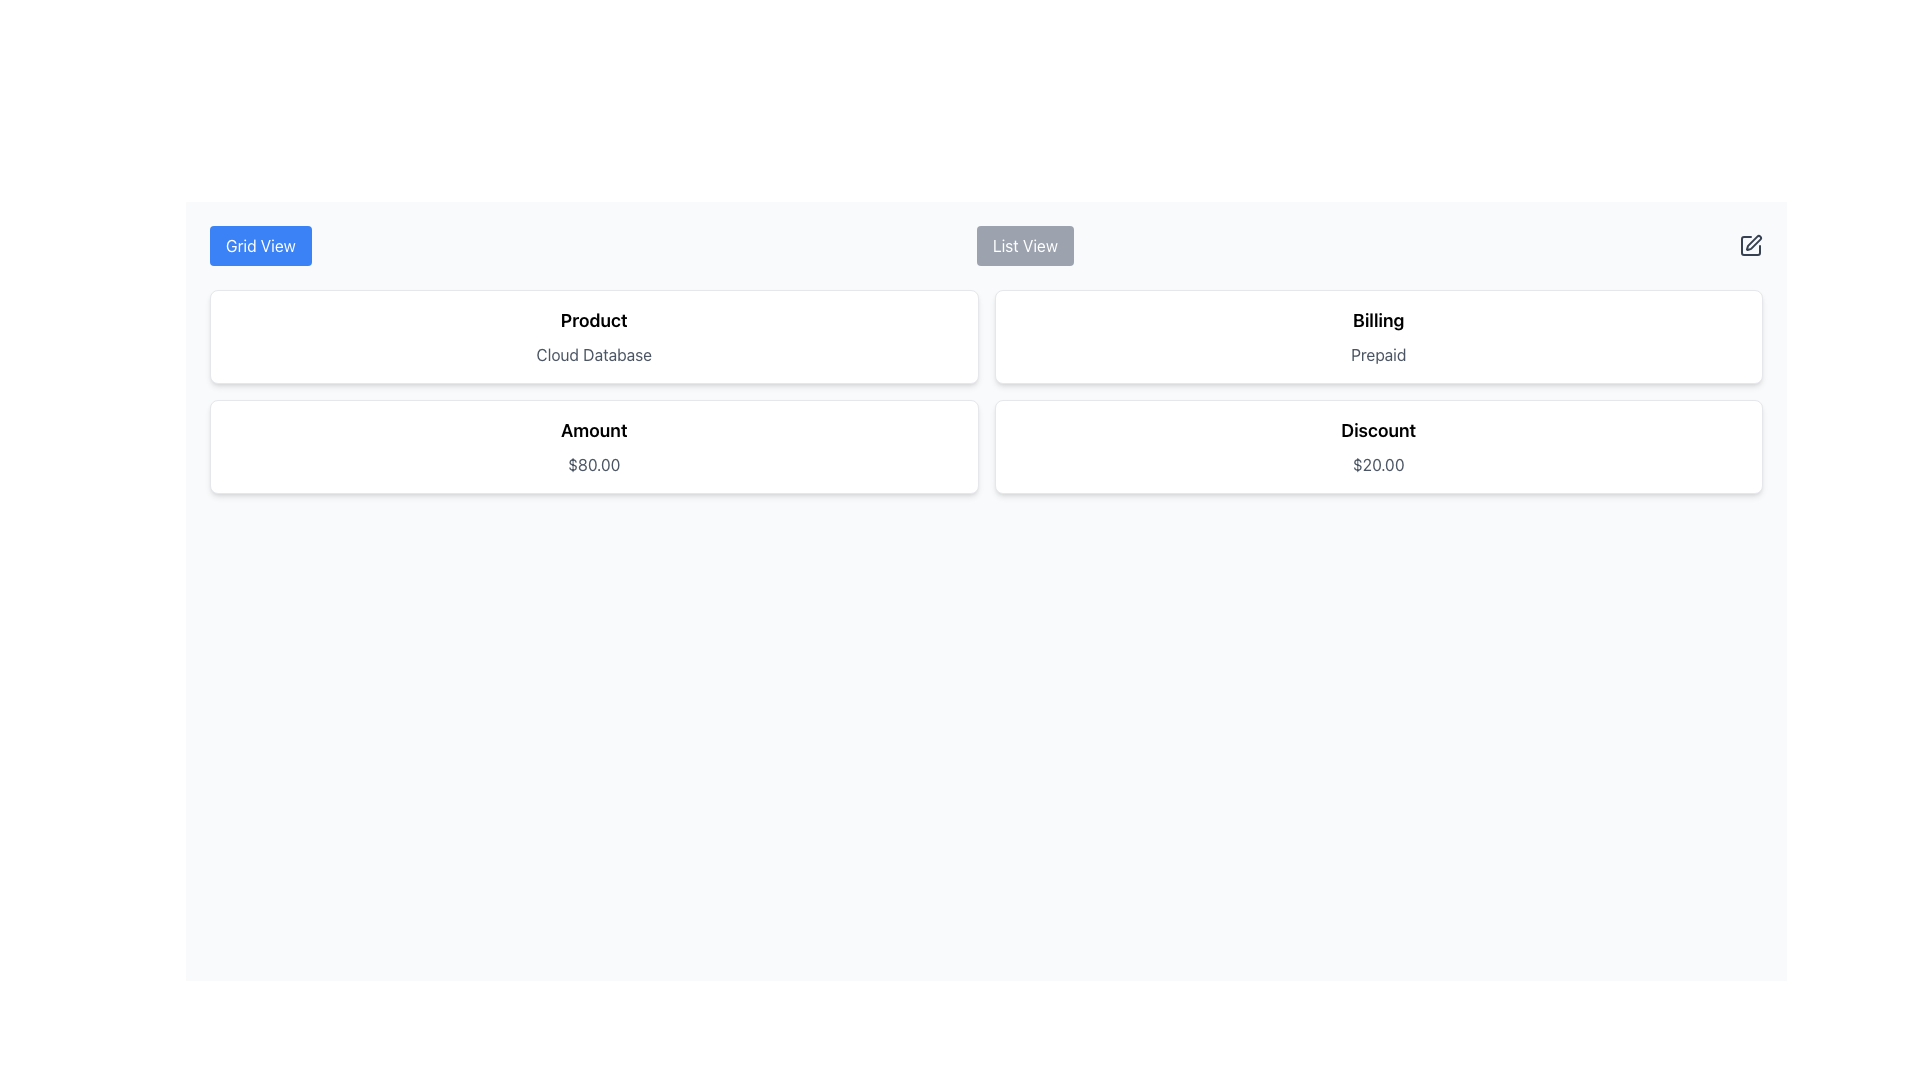 This screenshot has height=1080, width=1920. What do you see at coordinates (986, 245) in the screenshot?
I see `the 'List View' button in the Toggle Button Group, which is the right button styled with a gray background and white text` at bounding box center [986, 245].